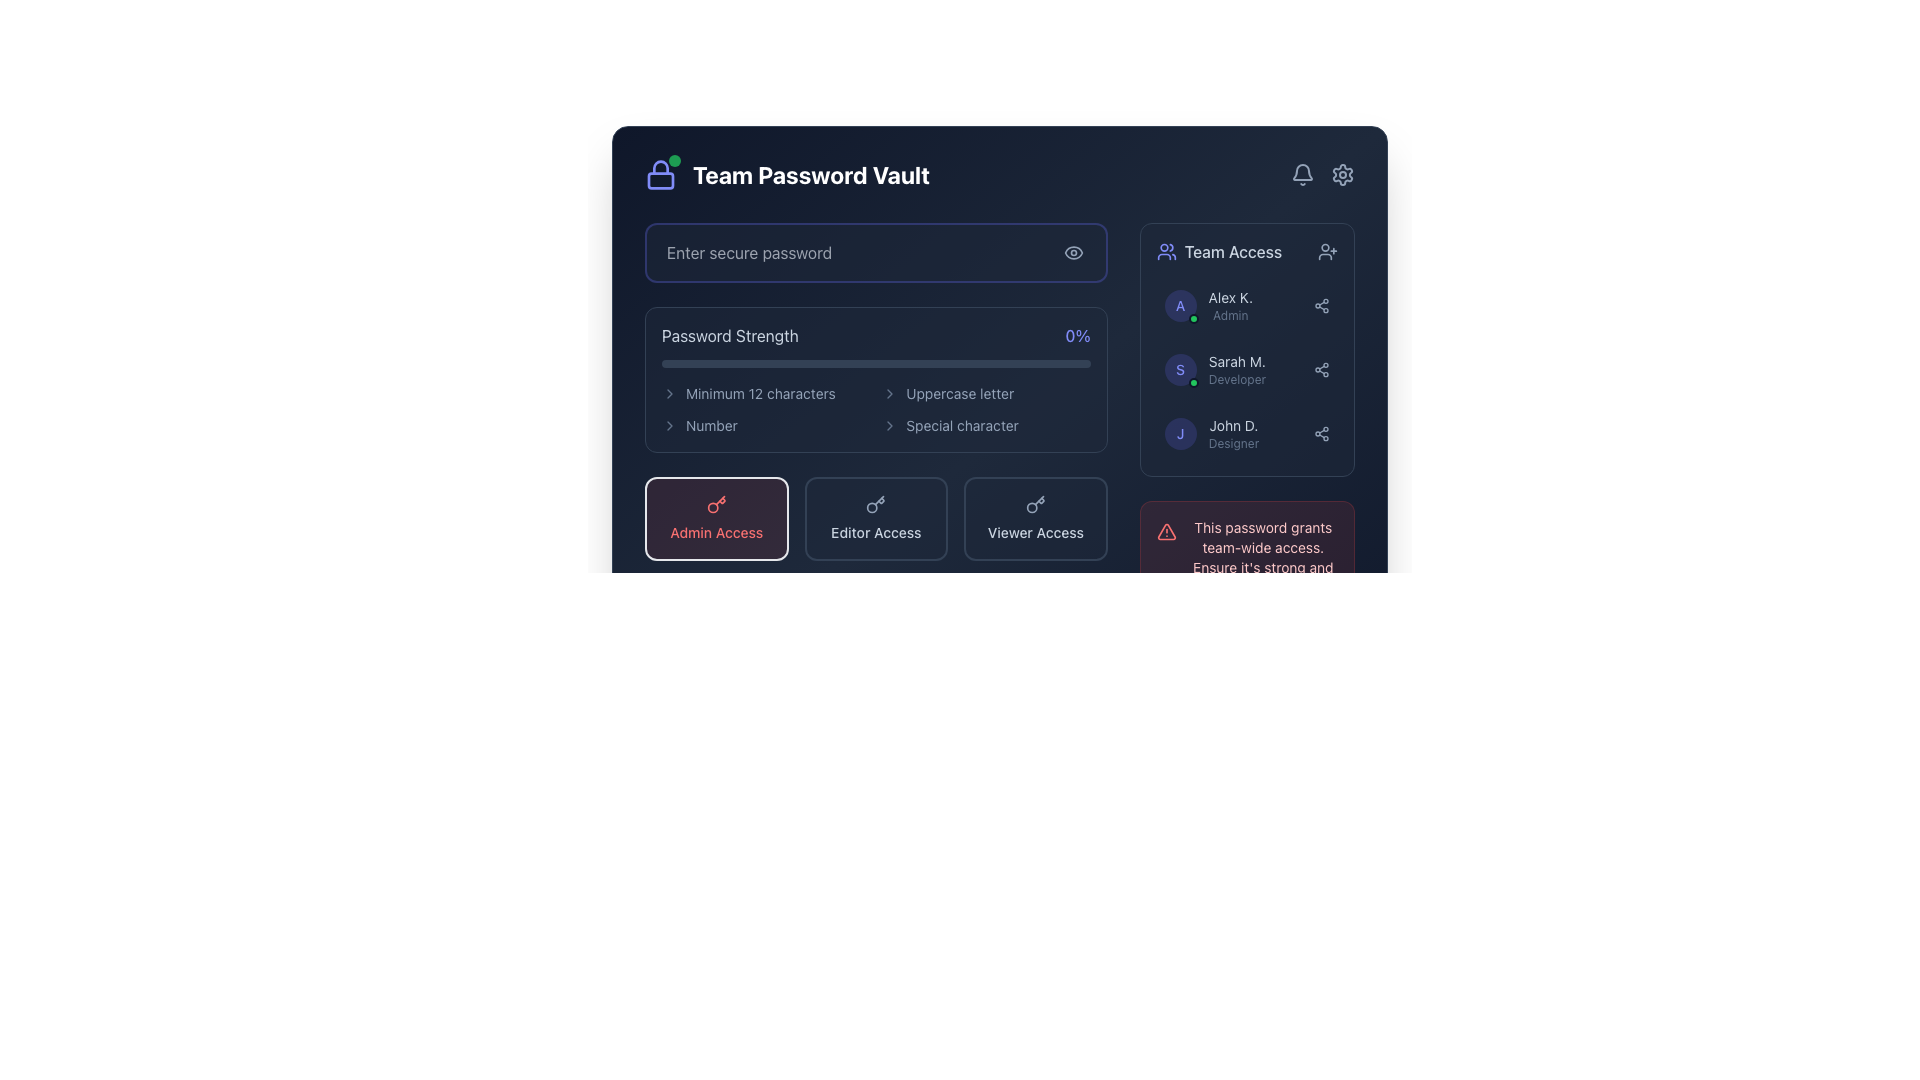 Image resolution: width=1920 pixels, height=1080 pixels. I want to click on the alert message element that contains a red warning icon and the text 'This password grants team-wide access. Ensure it's strong and shared securely.', so click(1246, 558).